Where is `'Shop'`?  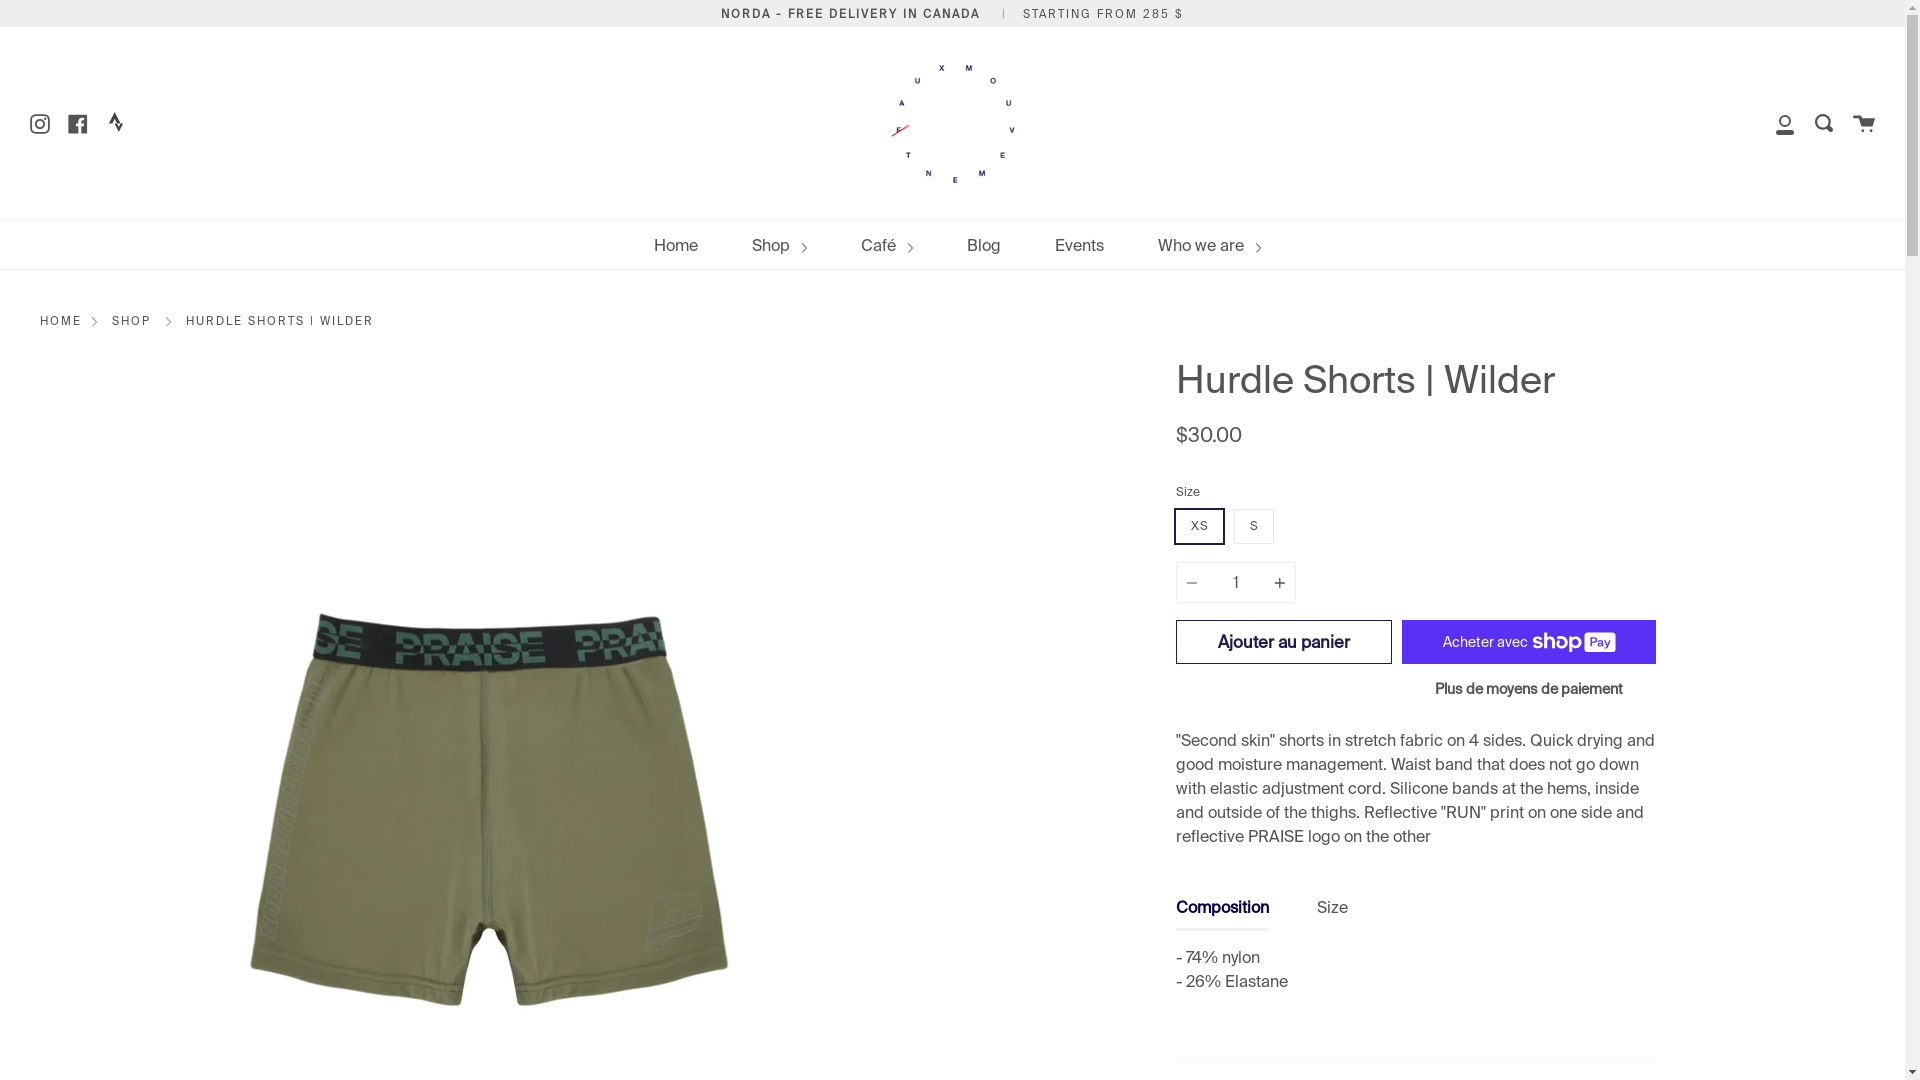 'Shop' is located at coordinates (778, 244).